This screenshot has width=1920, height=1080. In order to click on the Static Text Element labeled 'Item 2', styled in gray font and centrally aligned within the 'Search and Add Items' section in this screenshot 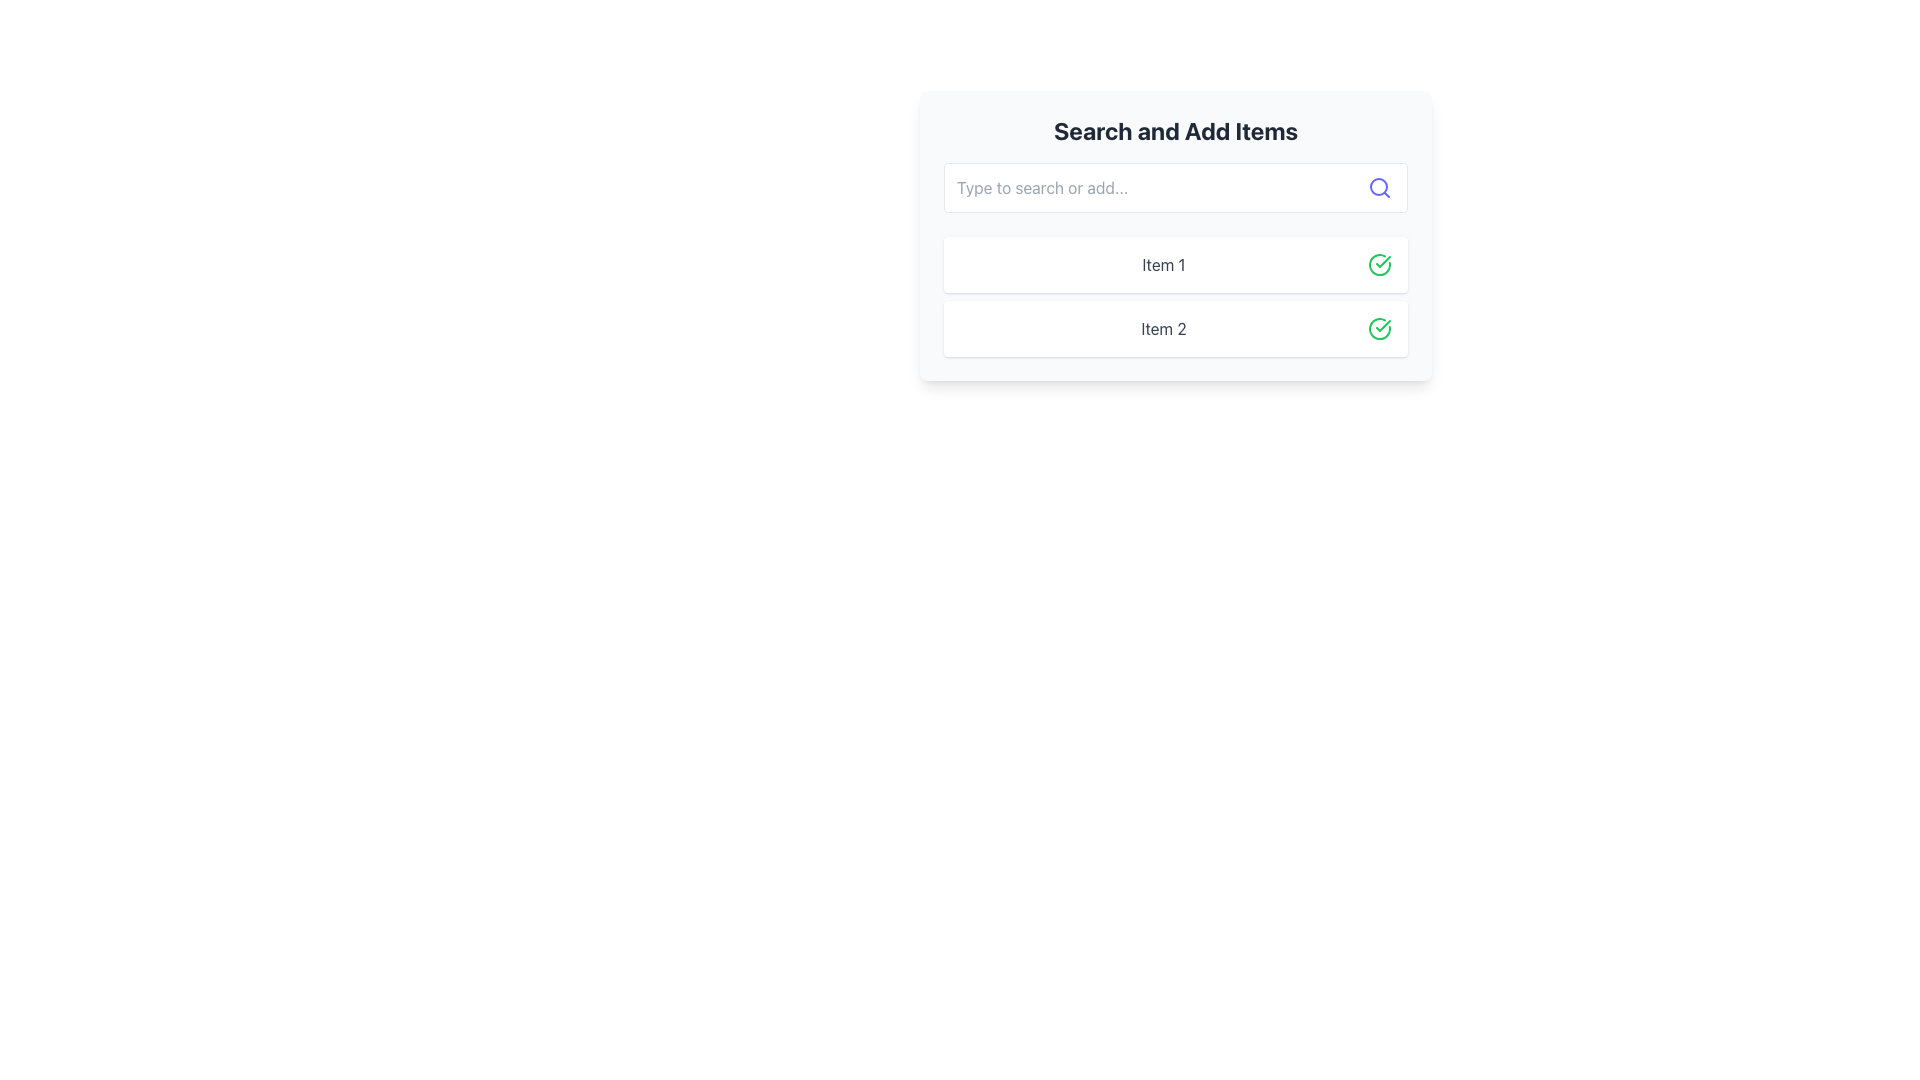, I will do `click(1163, 327)`.